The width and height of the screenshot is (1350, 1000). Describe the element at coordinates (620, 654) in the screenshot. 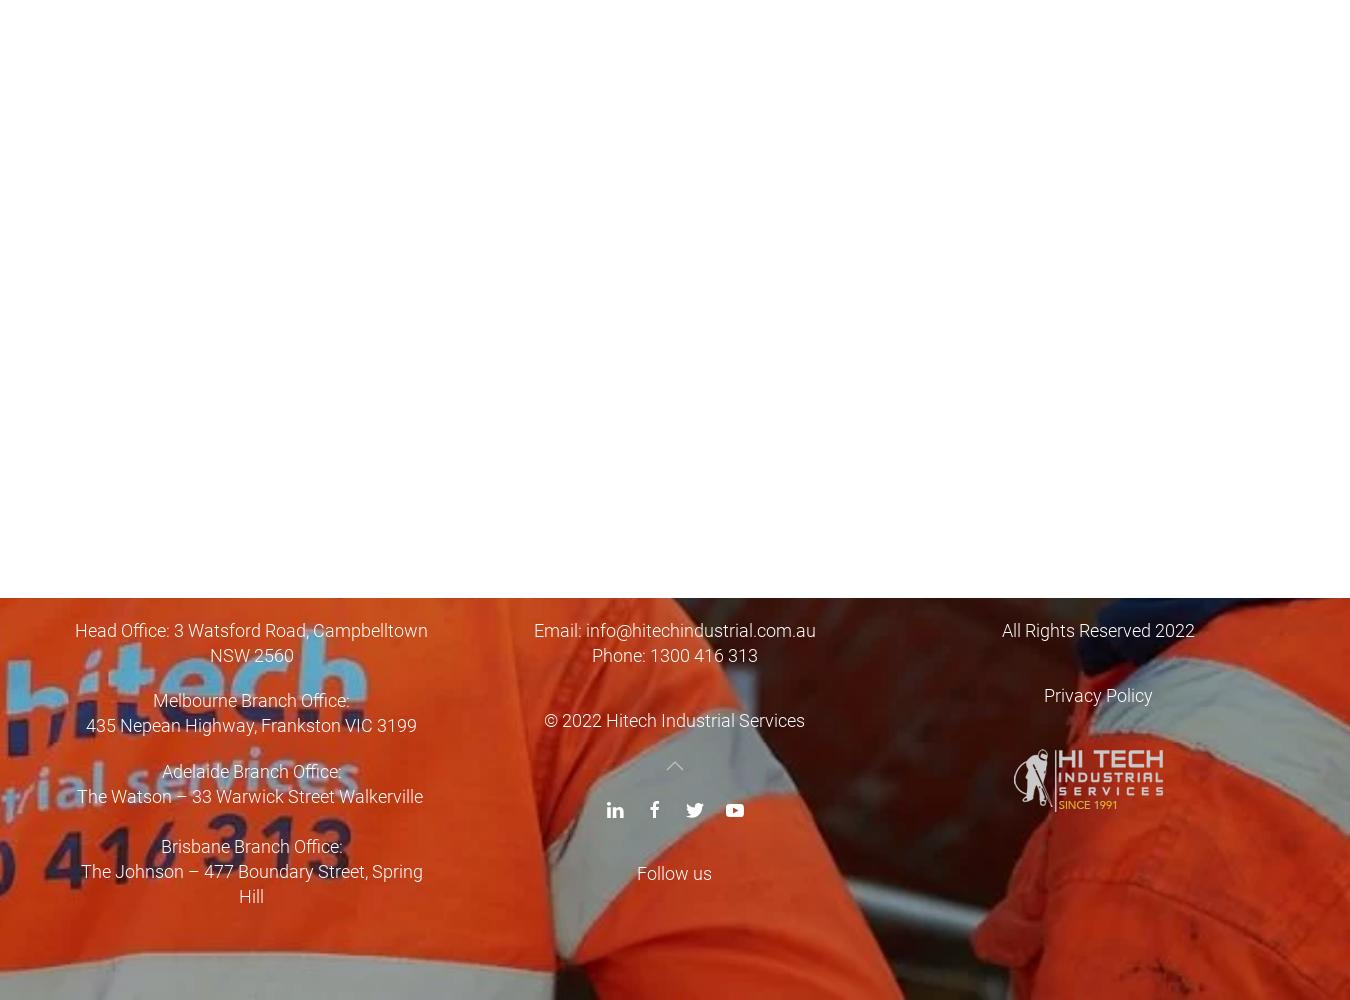

I see `'Phone:'` at that location.